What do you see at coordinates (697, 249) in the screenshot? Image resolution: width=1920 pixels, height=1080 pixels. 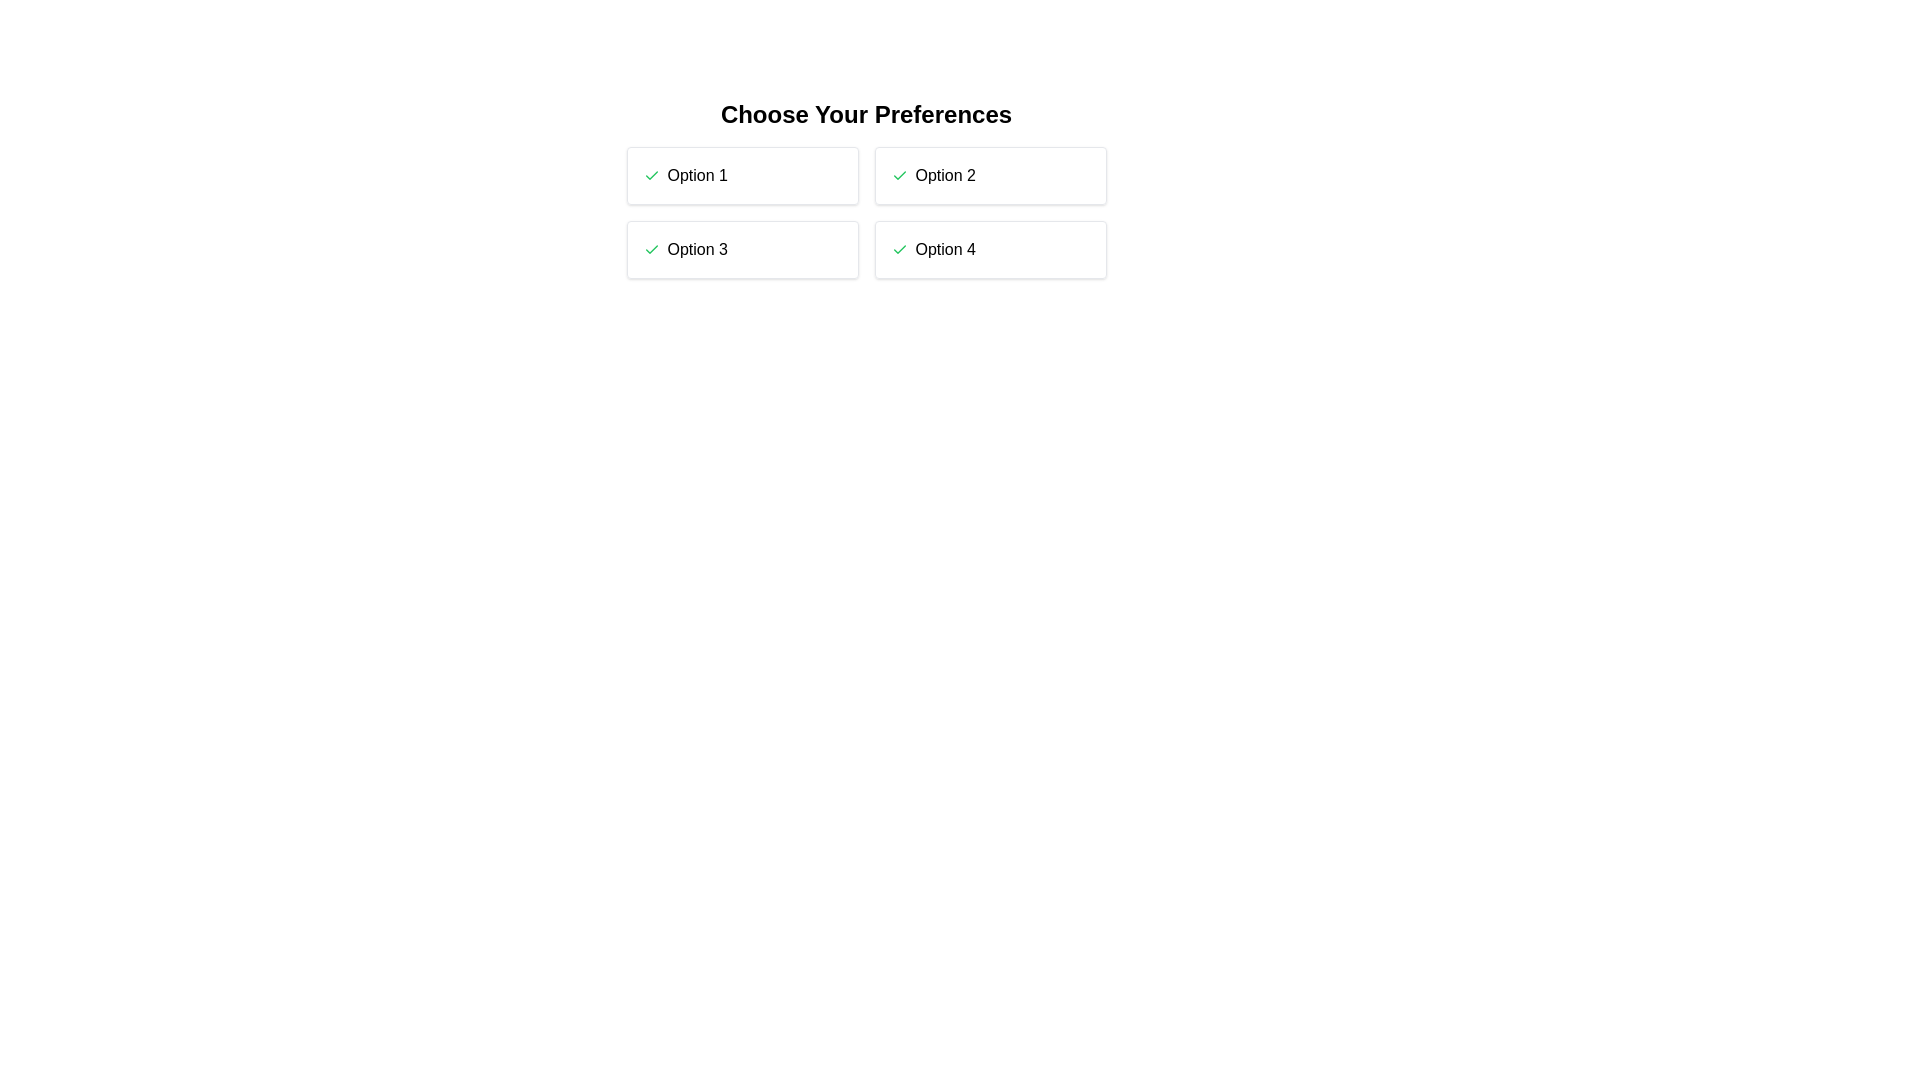 I see `the text label of the option Option 3` at bounding box center [697, 249].